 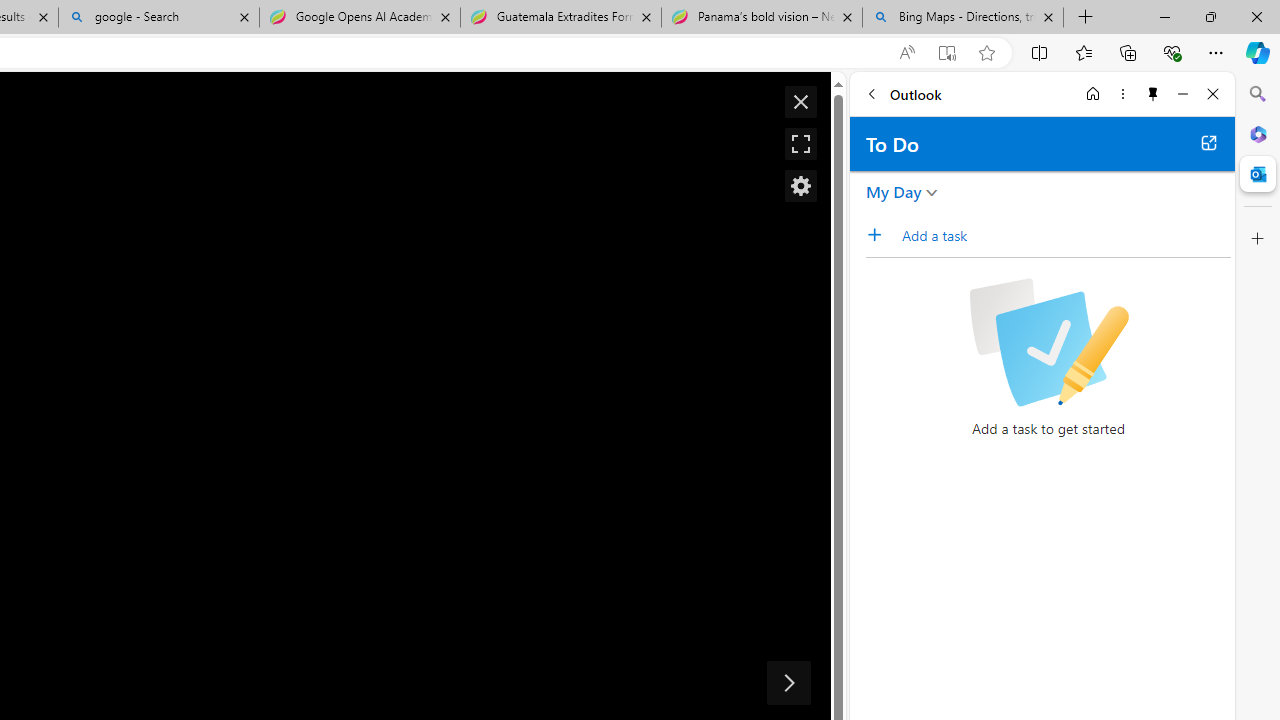 What do you see at coordinates (1047, 342) in the screenshot?
I see `'Checkbox with a pencil'` at bounding box center [1047, 342].